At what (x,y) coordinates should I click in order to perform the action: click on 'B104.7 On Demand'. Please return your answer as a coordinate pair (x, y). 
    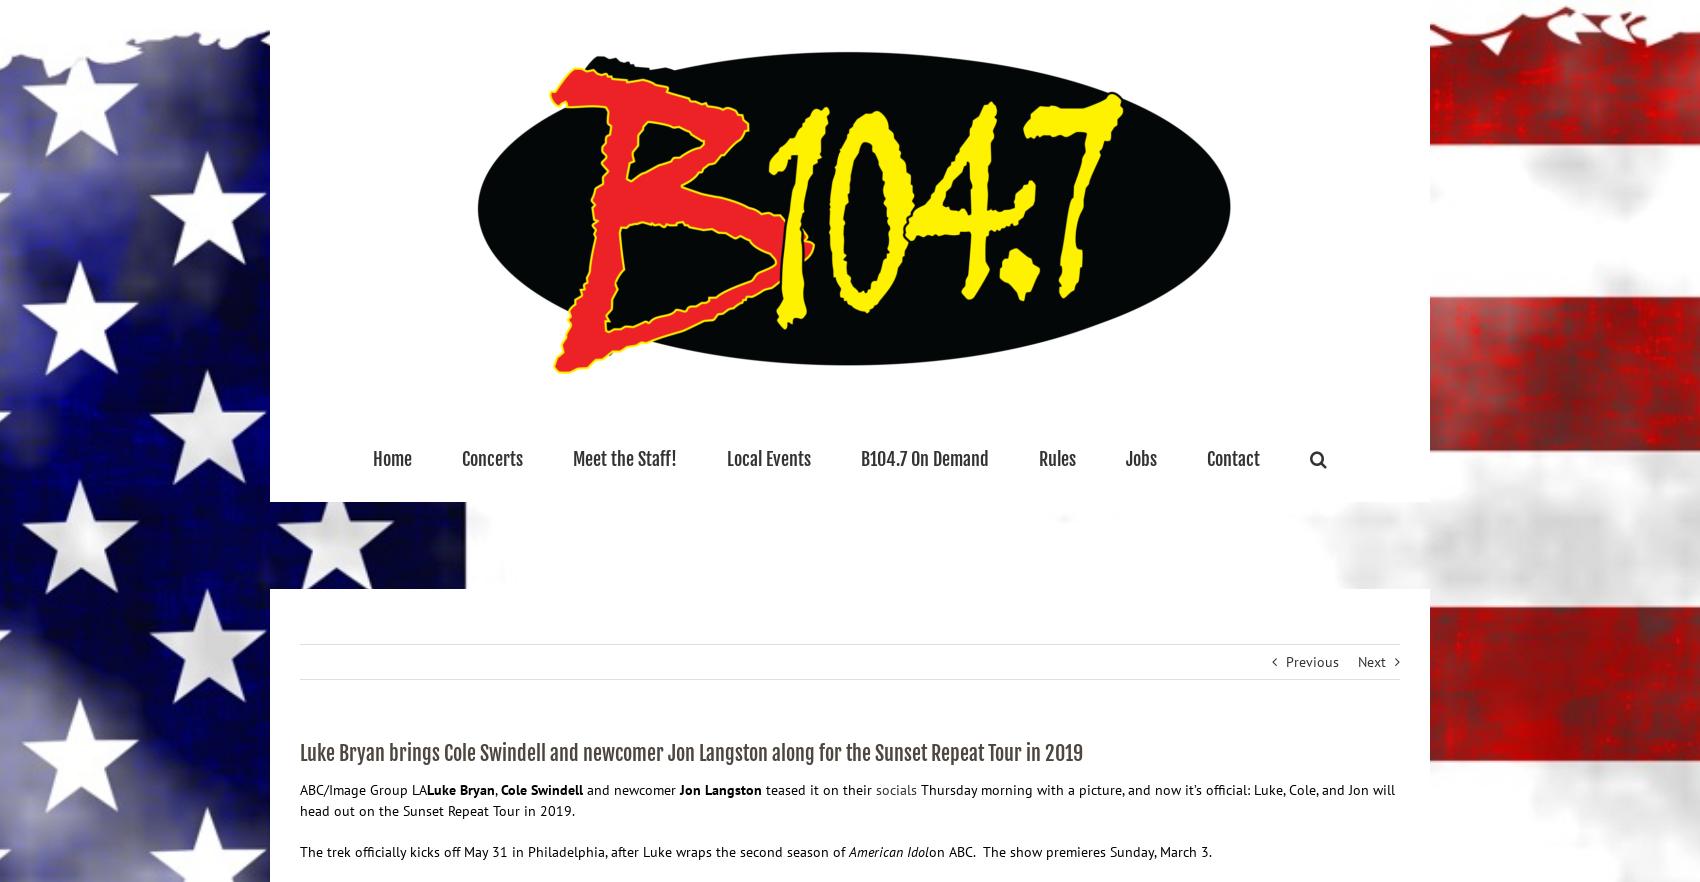
    Looking at the image, I should click on (924, 458).